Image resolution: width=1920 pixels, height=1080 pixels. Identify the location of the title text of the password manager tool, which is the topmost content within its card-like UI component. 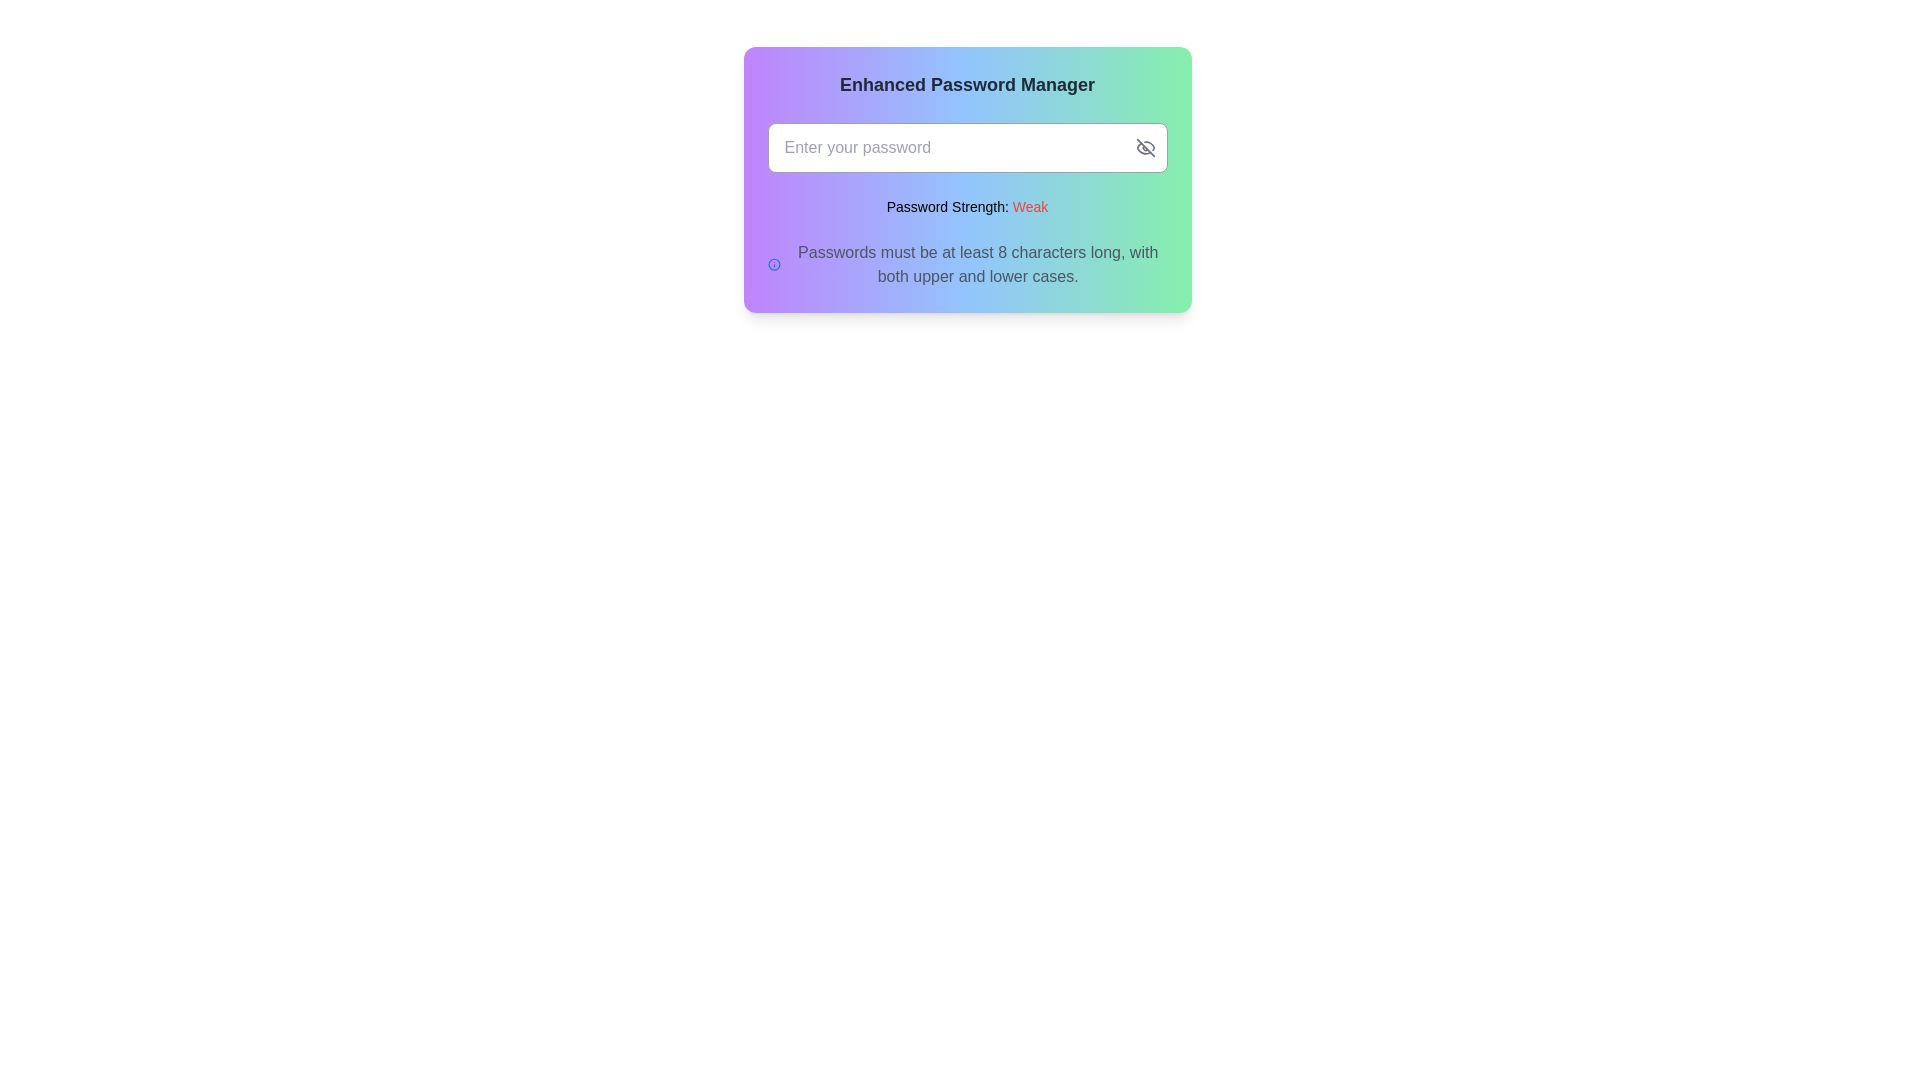
(967, 83).